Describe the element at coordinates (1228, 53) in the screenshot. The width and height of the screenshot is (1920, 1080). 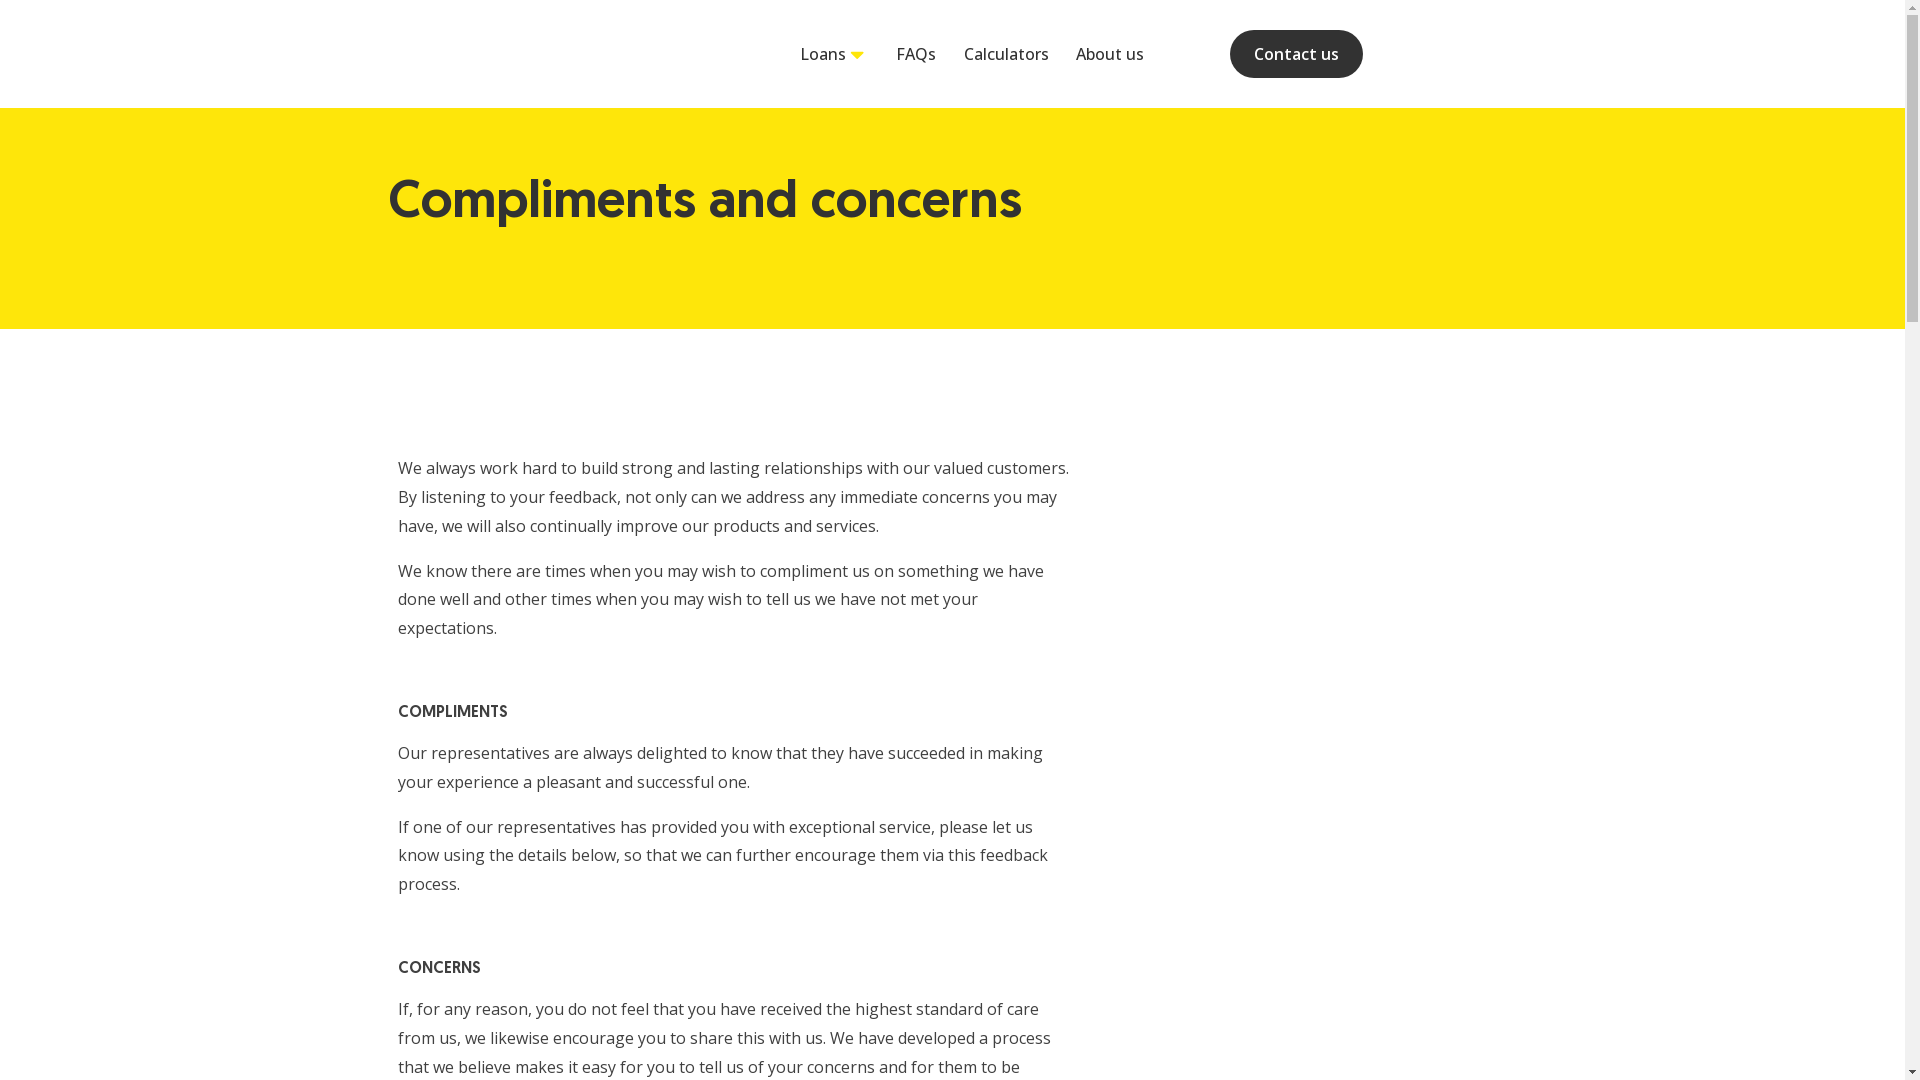
I see `'Contact us'` at that location.